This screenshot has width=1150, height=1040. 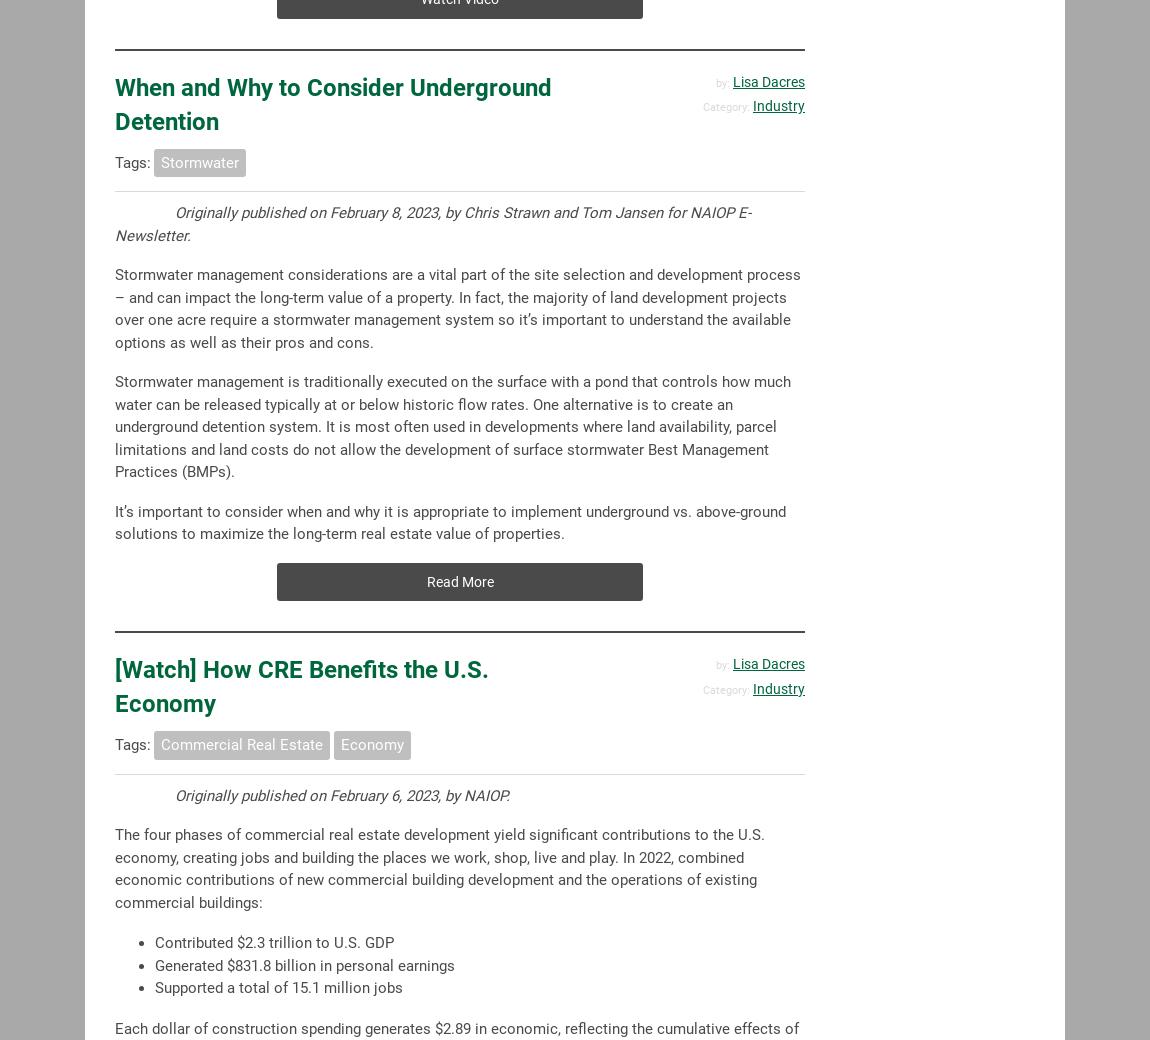 What do you see at coordinates (459, 580) in the screenshot?
I see `'Read More'` at bounding box center [459, 580].